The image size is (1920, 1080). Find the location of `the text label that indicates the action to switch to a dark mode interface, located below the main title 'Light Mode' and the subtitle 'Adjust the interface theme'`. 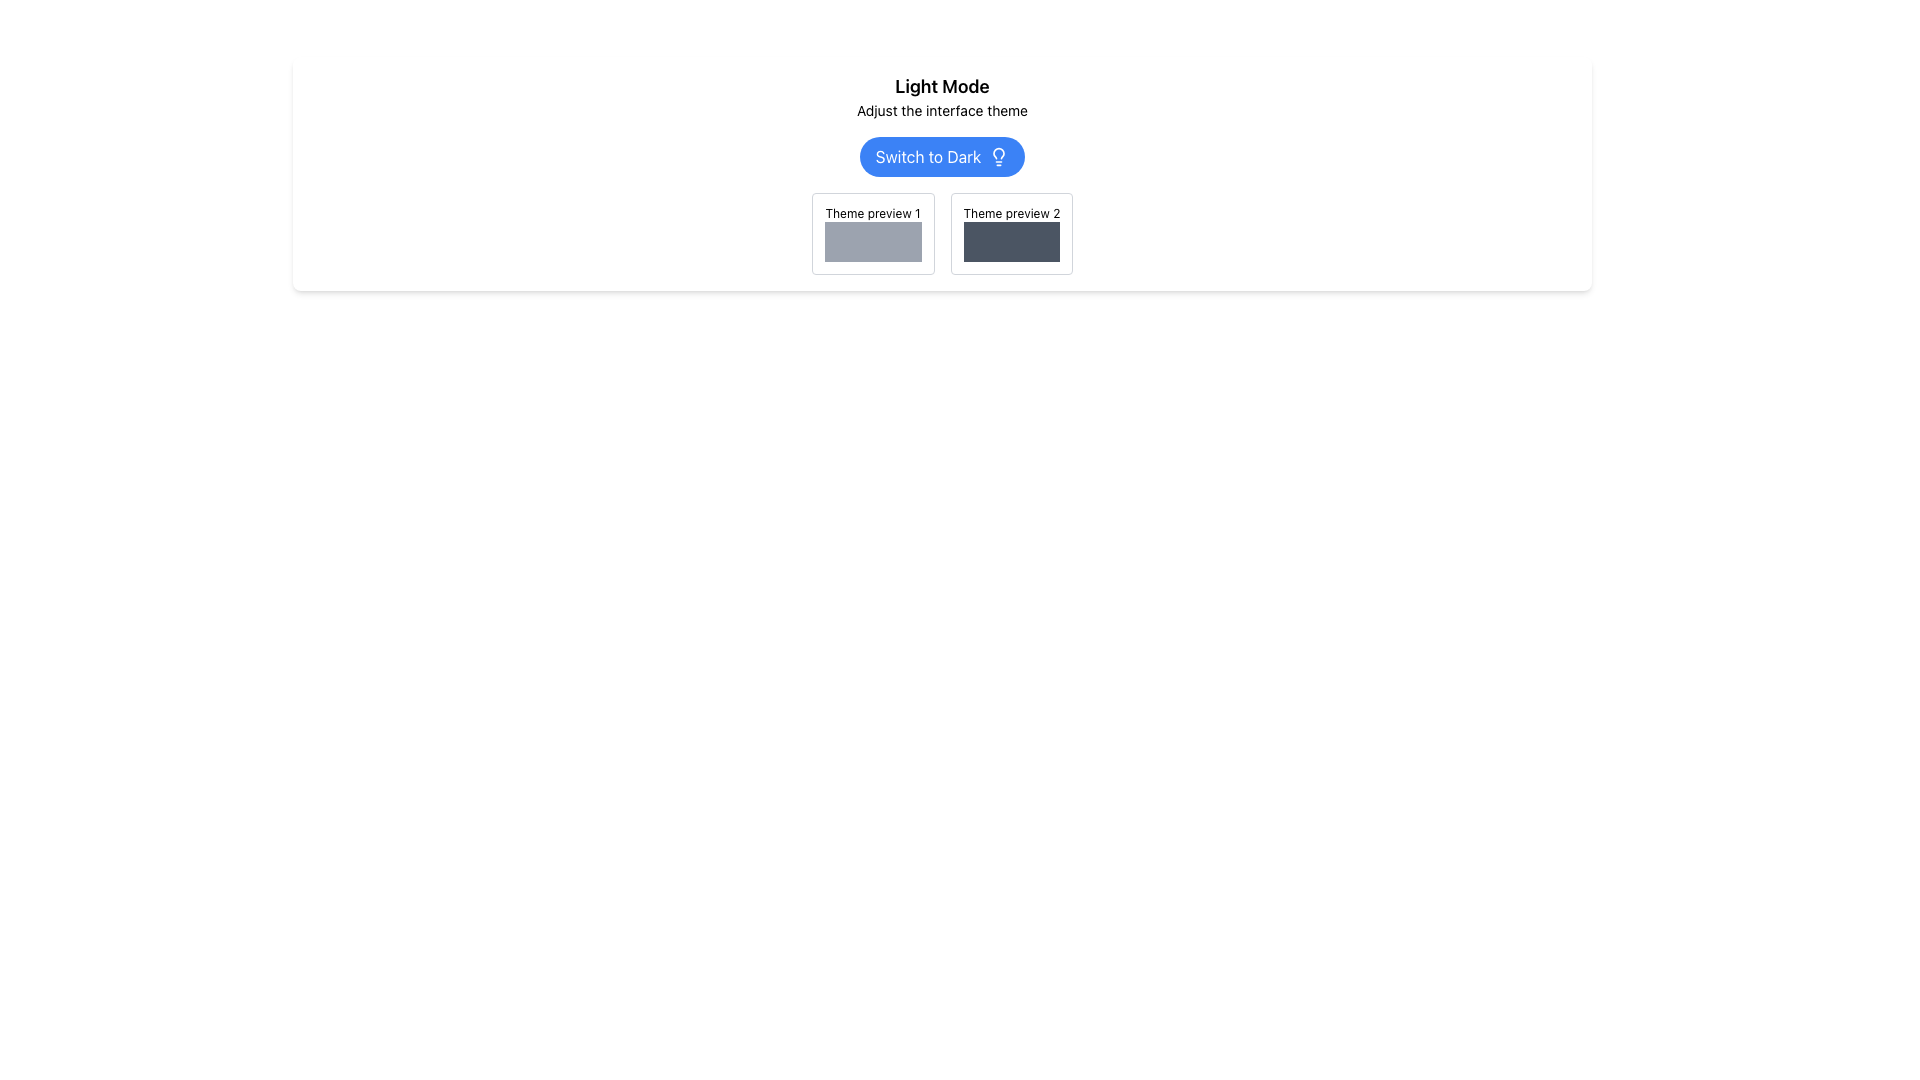

the text label that indicates the action to switch to a dark mode interface, located below the main title 'Light Mode' and the subtitle 'Adjust the interface theme' is located at coordinates (927, 156).